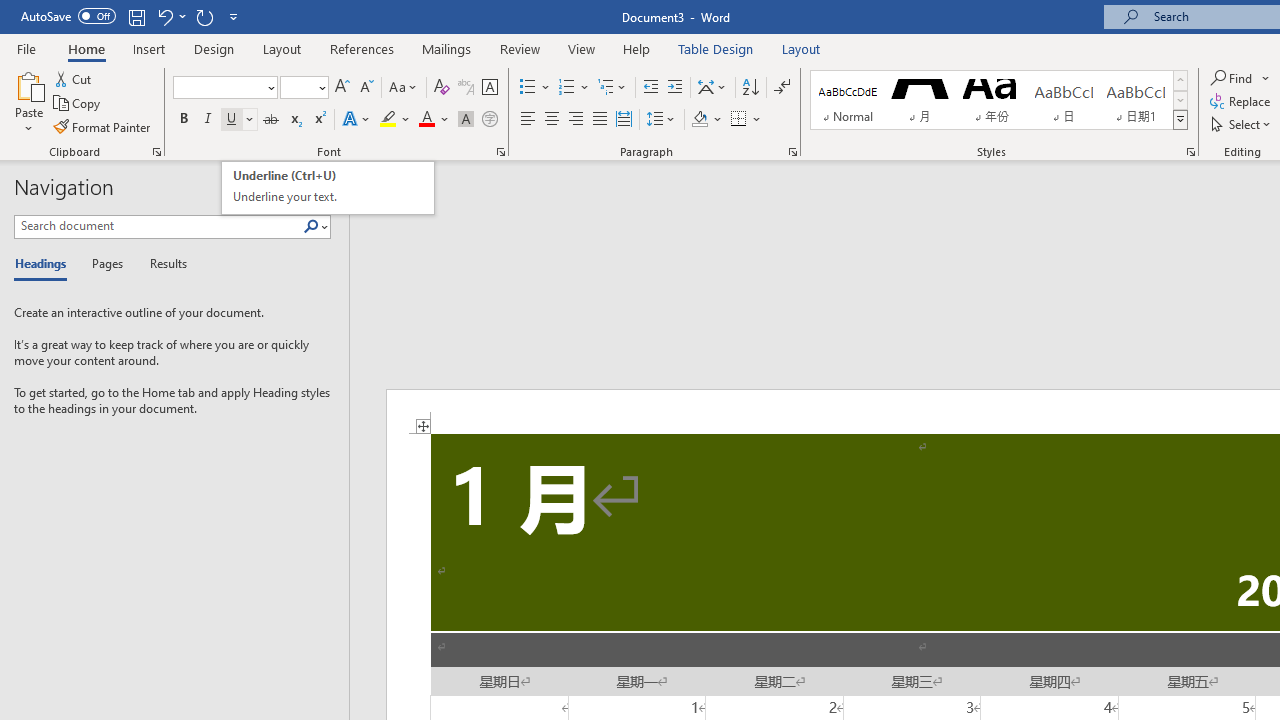 This screenshot has width=1280, height=720. I want to click on 'Justify', so click(598, 119).